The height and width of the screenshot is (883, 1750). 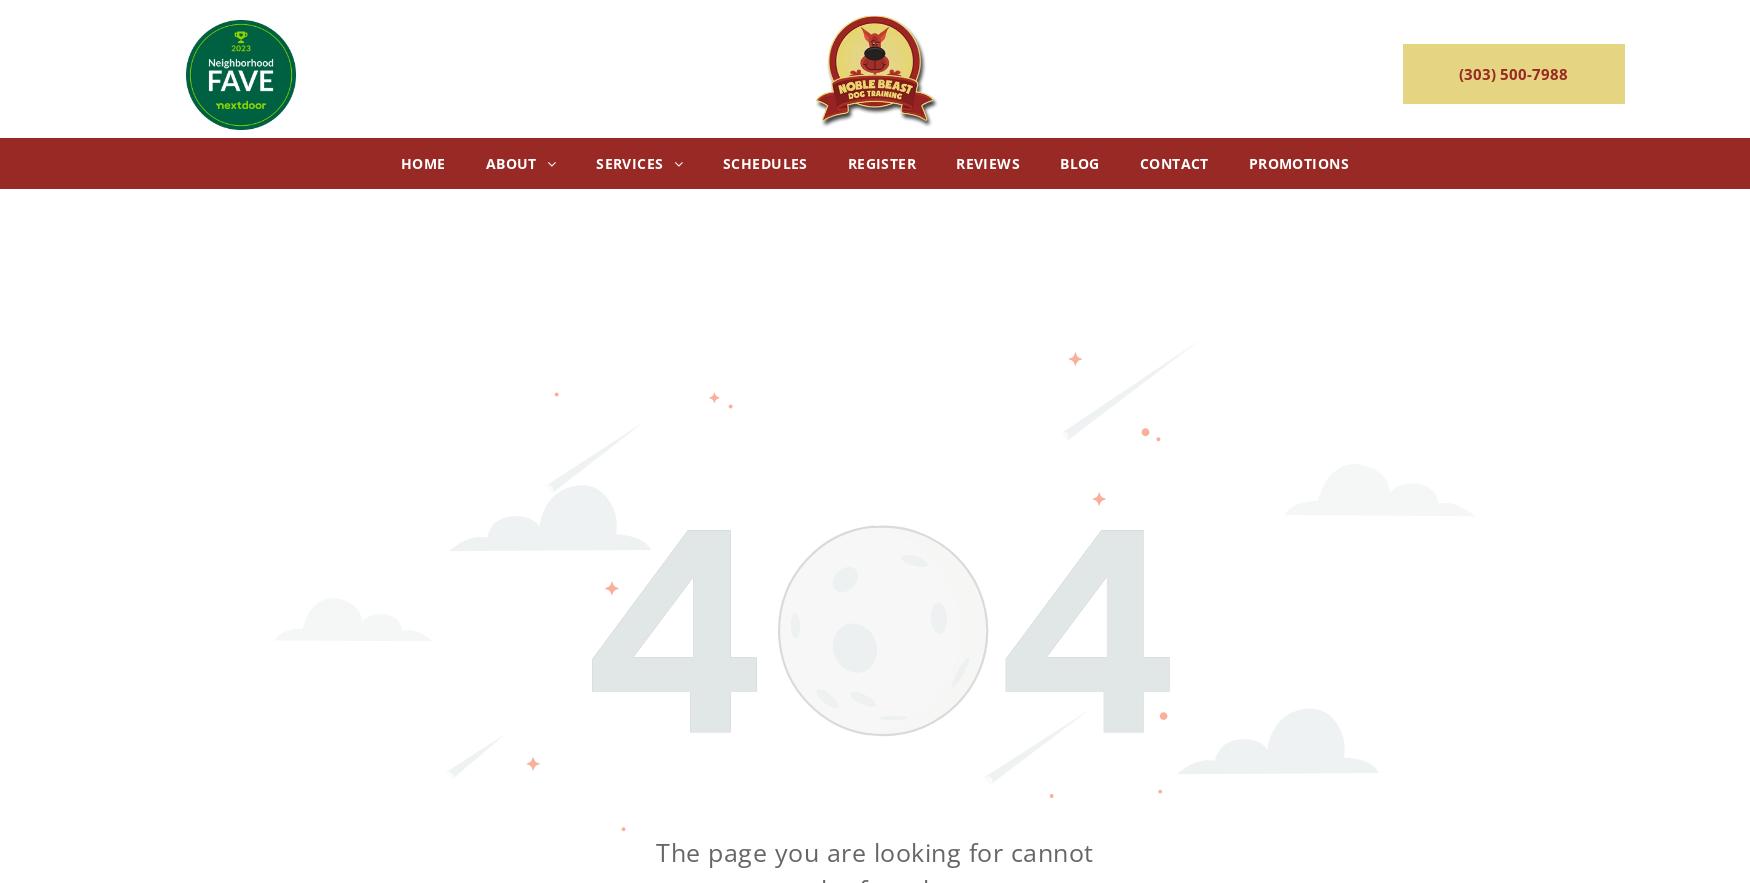 I want to click on 'Contact', so click(x=1172, y=163).